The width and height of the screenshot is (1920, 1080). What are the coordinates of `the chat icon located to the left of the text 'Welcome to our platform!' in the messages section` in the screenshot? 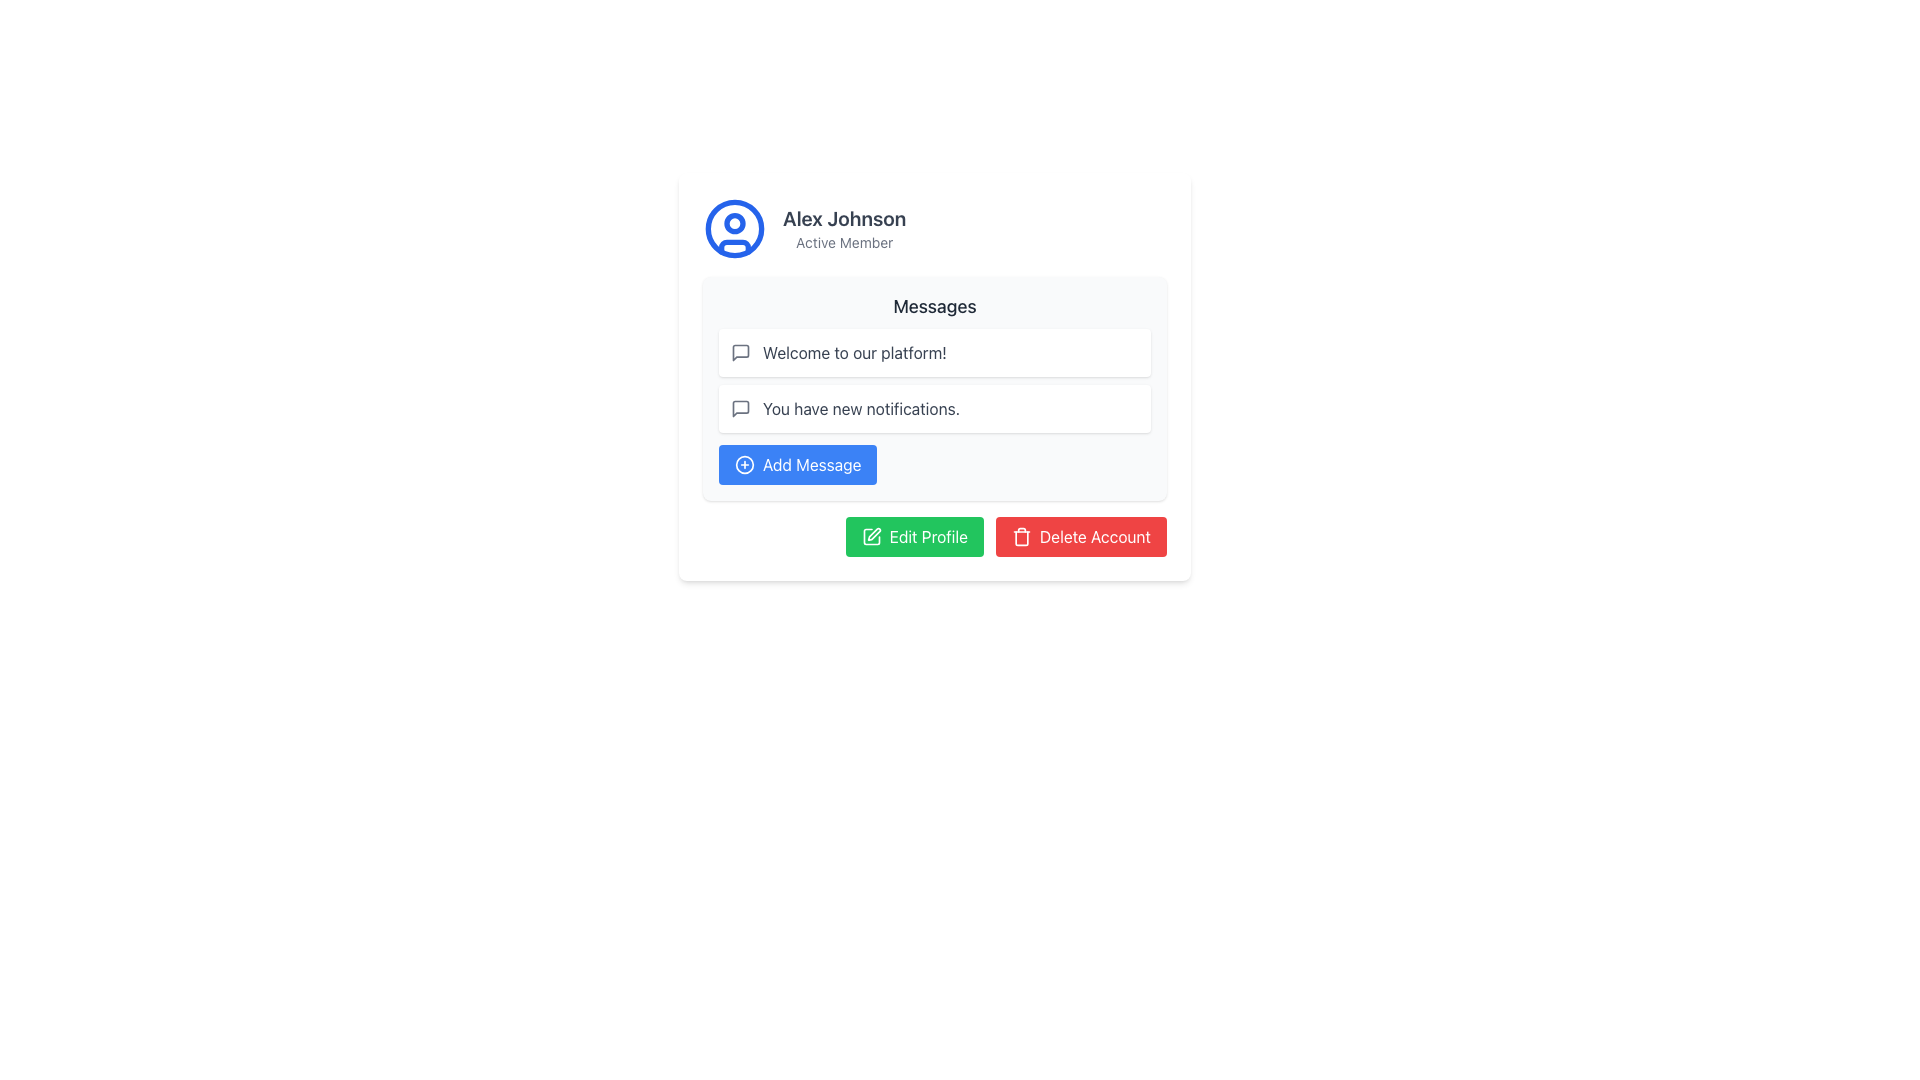 It's located at (739, 407).